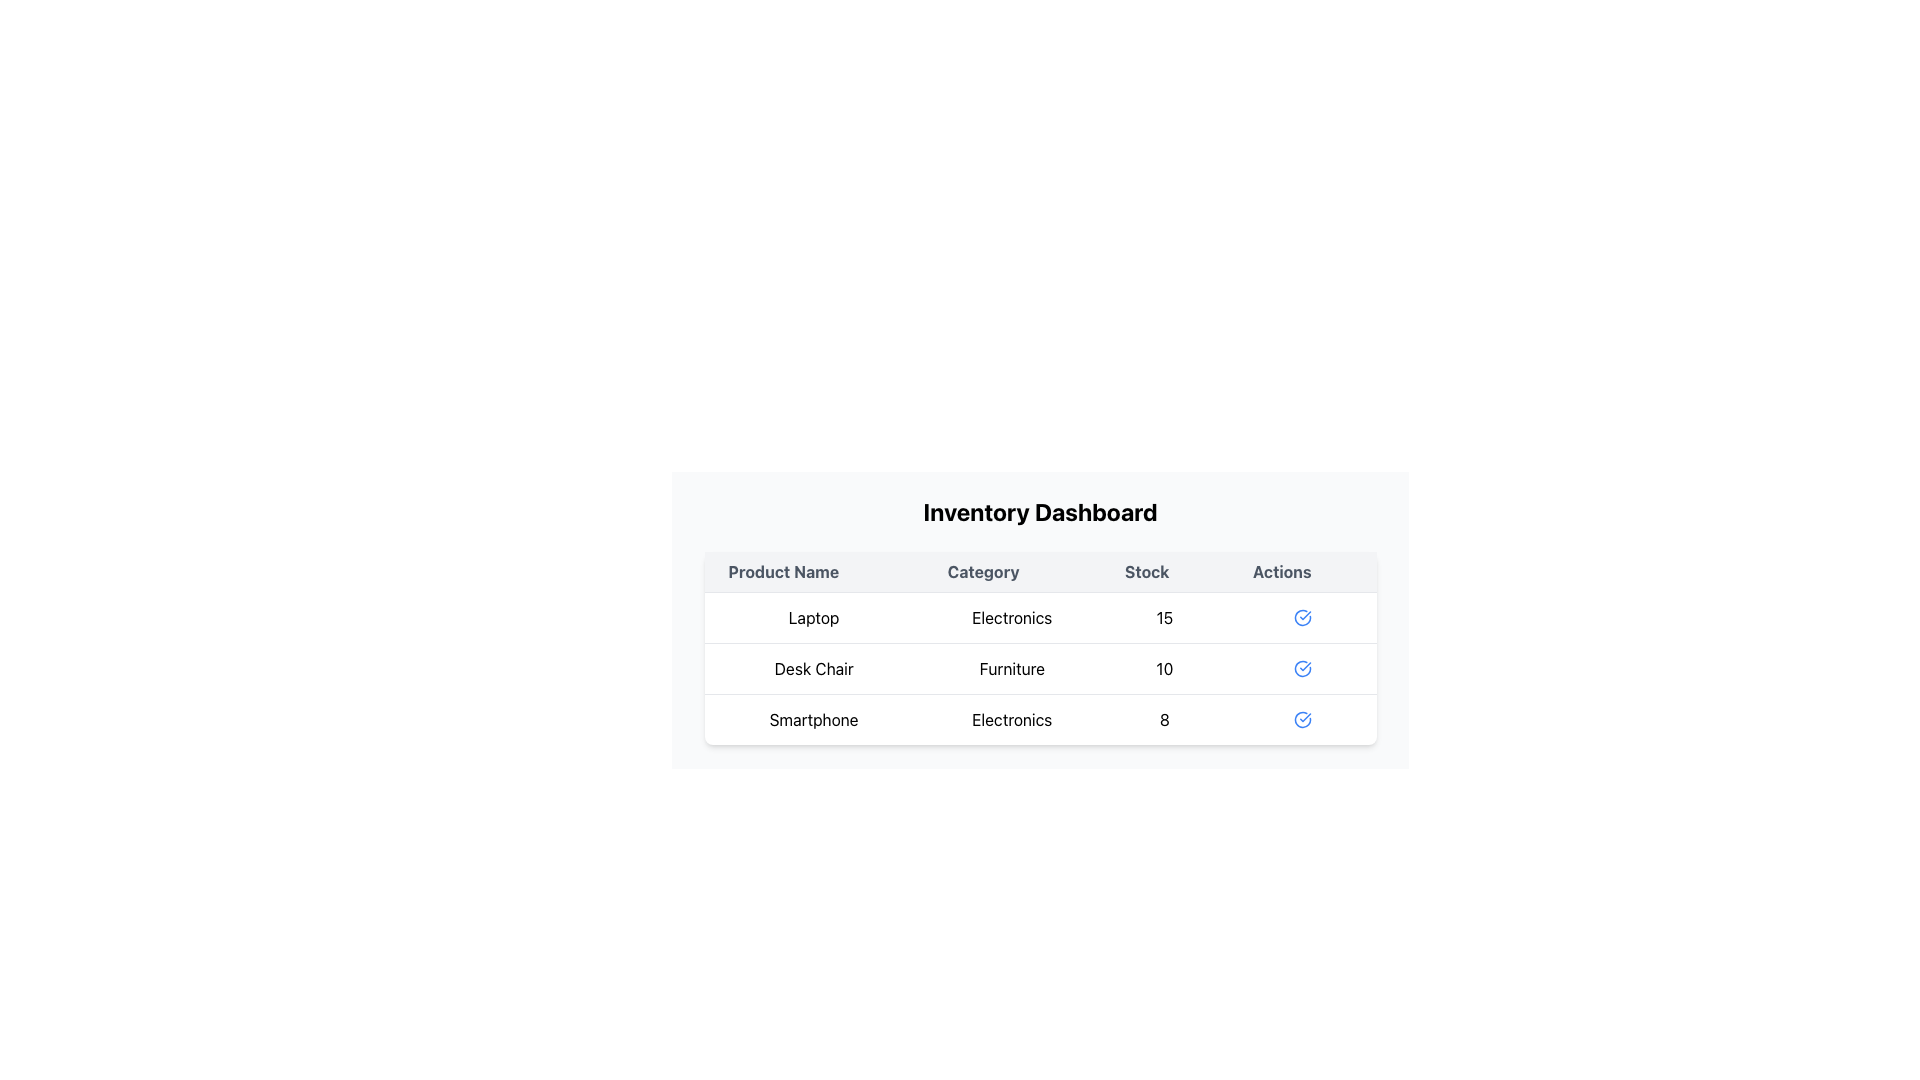  I want to click on the circular icon with a check mark inside, styled with a blue border and transparent background, located in the 'Actions' column of the third row in the 'Inventory Dashboard' table, so click(1302, 720).